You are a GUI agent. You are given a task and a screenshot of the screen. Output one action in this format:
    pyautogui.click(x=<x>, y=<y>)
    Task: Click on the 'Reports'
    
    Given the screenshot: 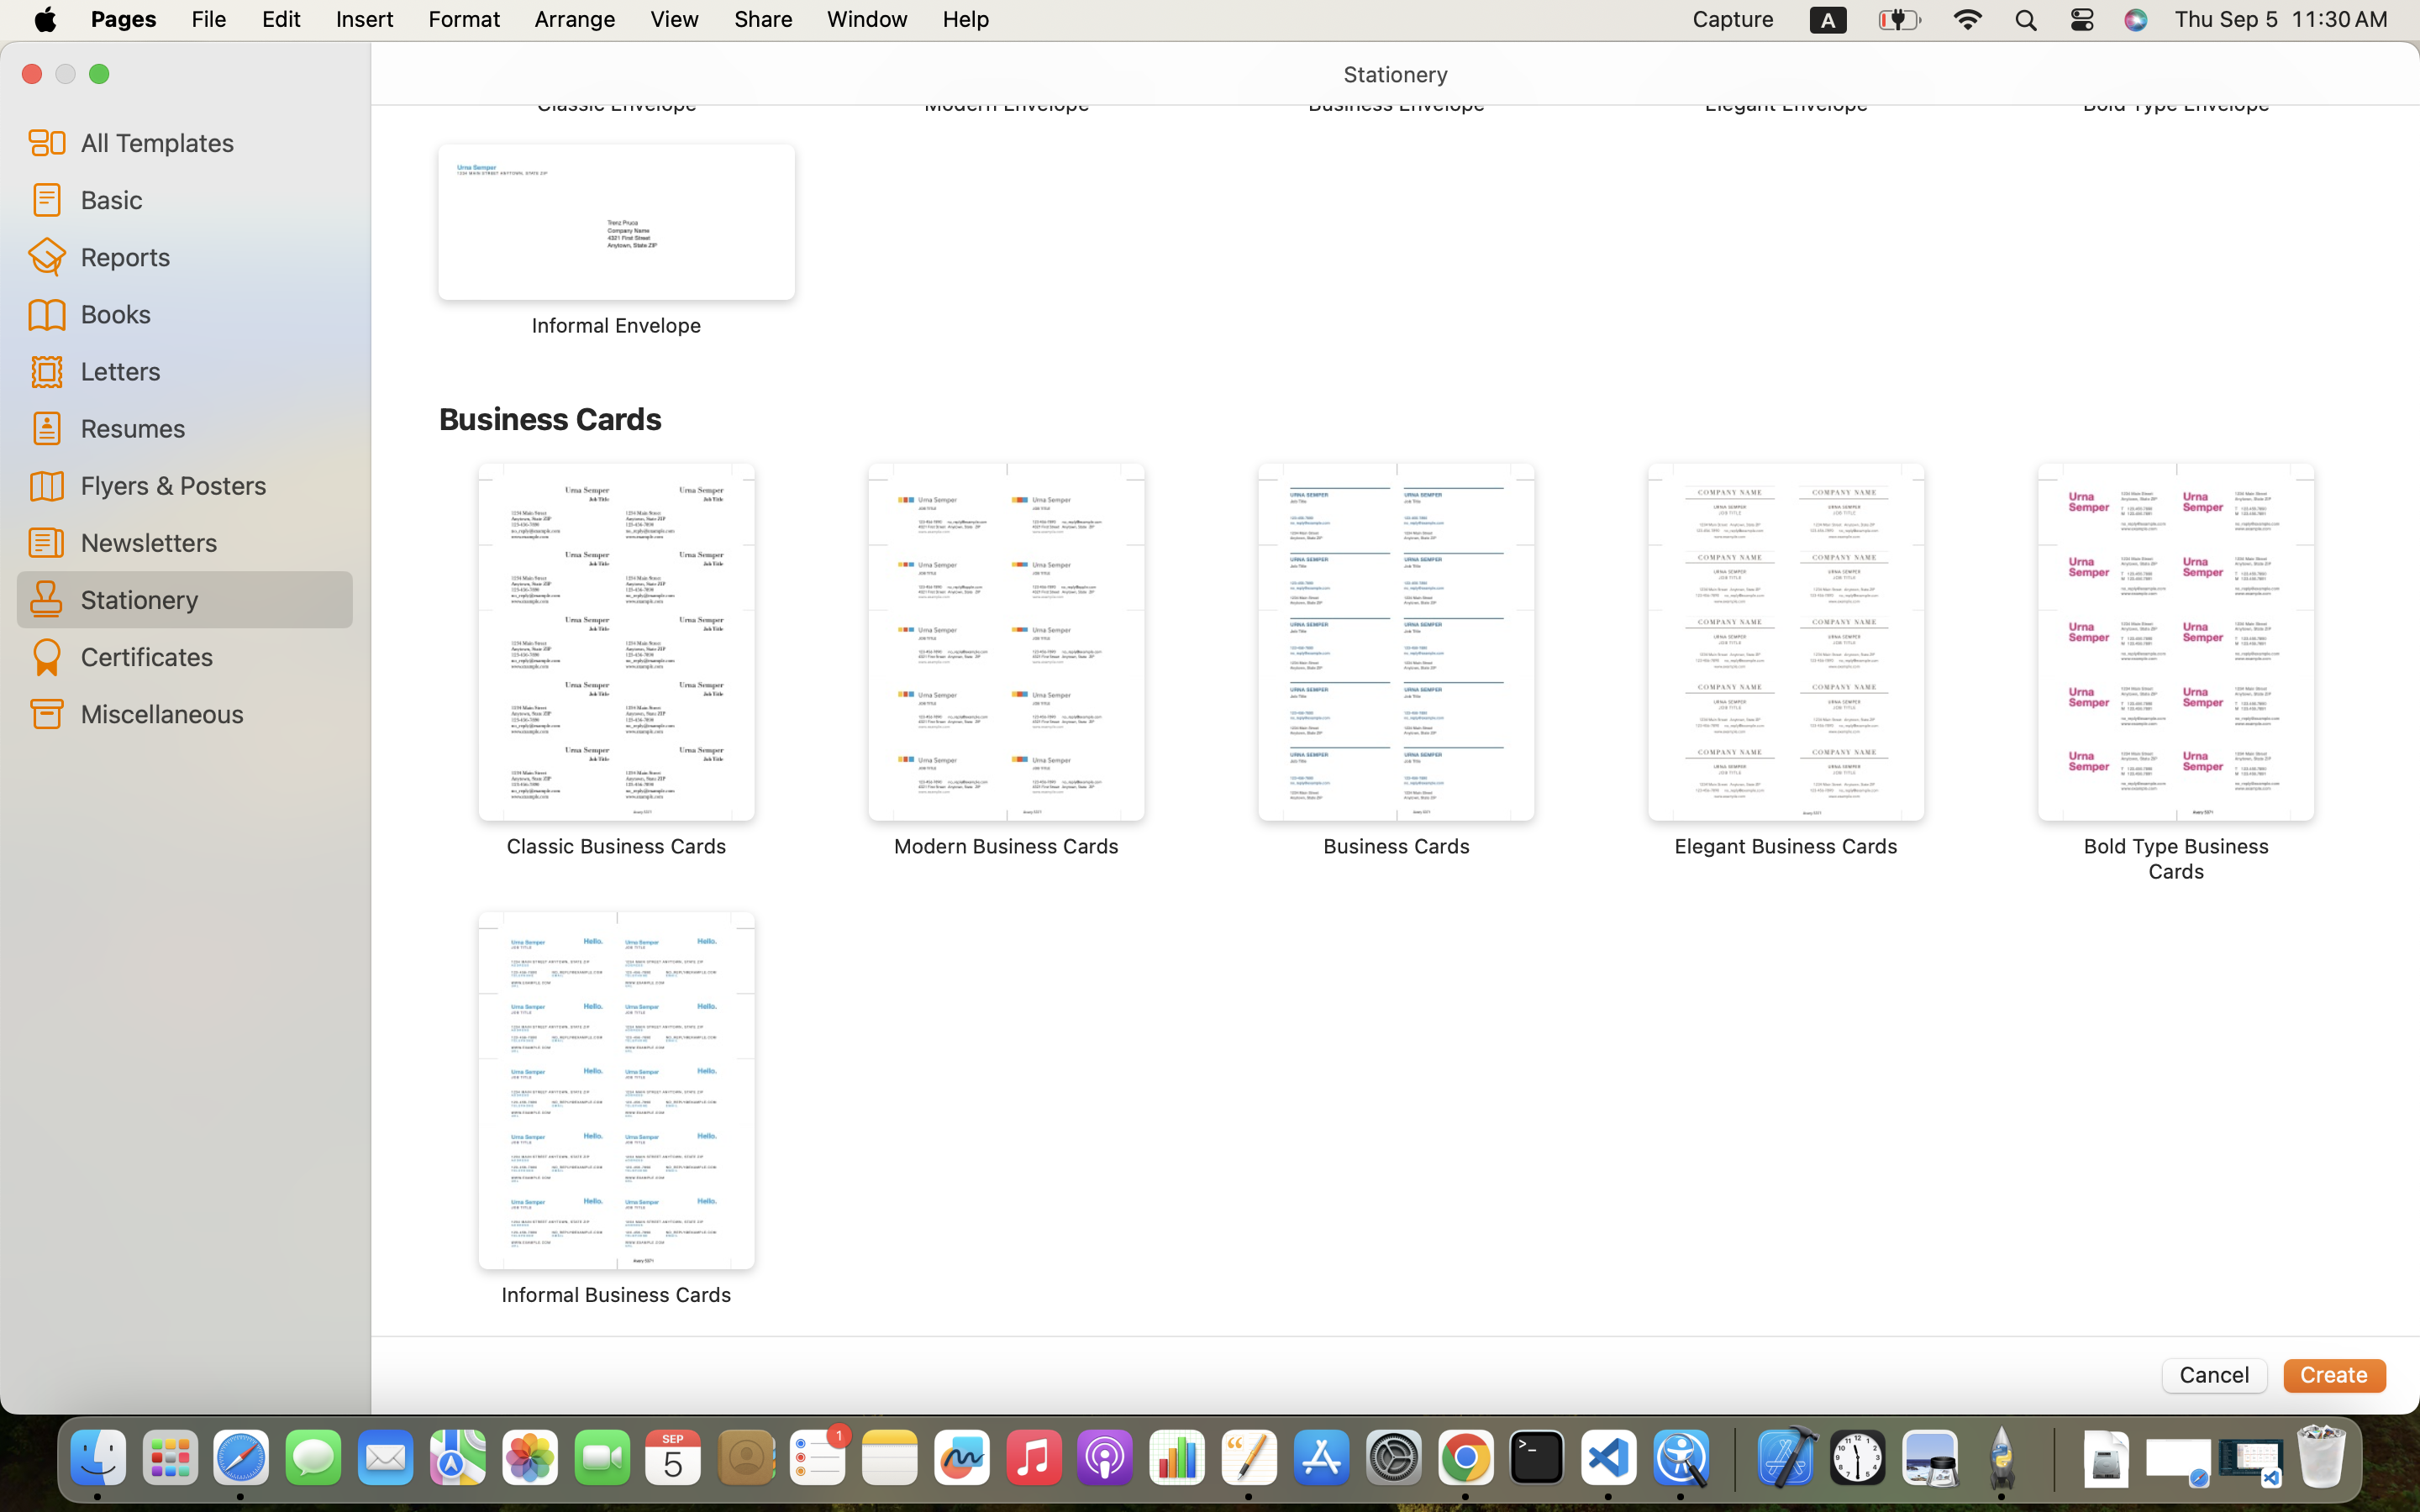 What is the action you would take?
    pyautogui.click(x=208, y=255)
    